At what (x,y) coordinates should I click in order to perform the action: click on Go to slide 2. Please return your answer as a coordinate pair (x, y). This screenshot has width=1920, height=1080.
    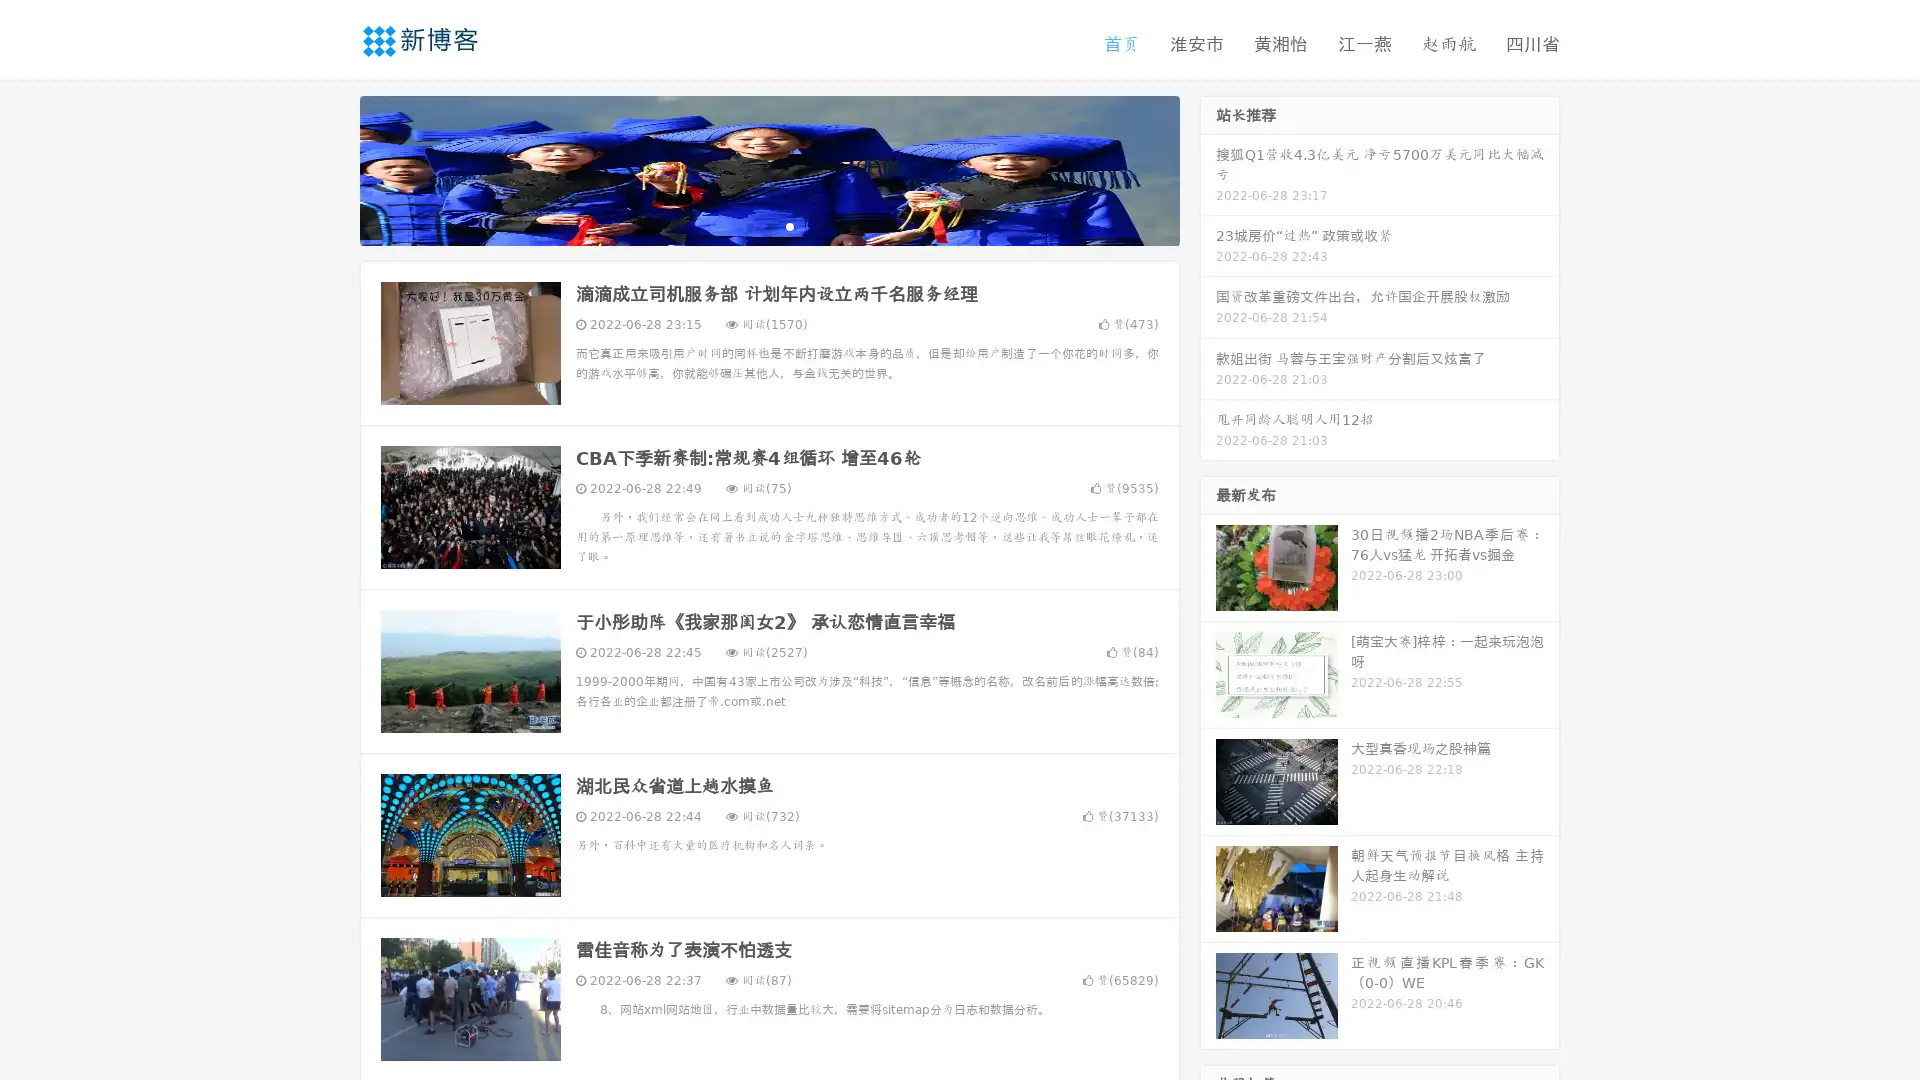
    Looking at the image, I should click on (768, 225).